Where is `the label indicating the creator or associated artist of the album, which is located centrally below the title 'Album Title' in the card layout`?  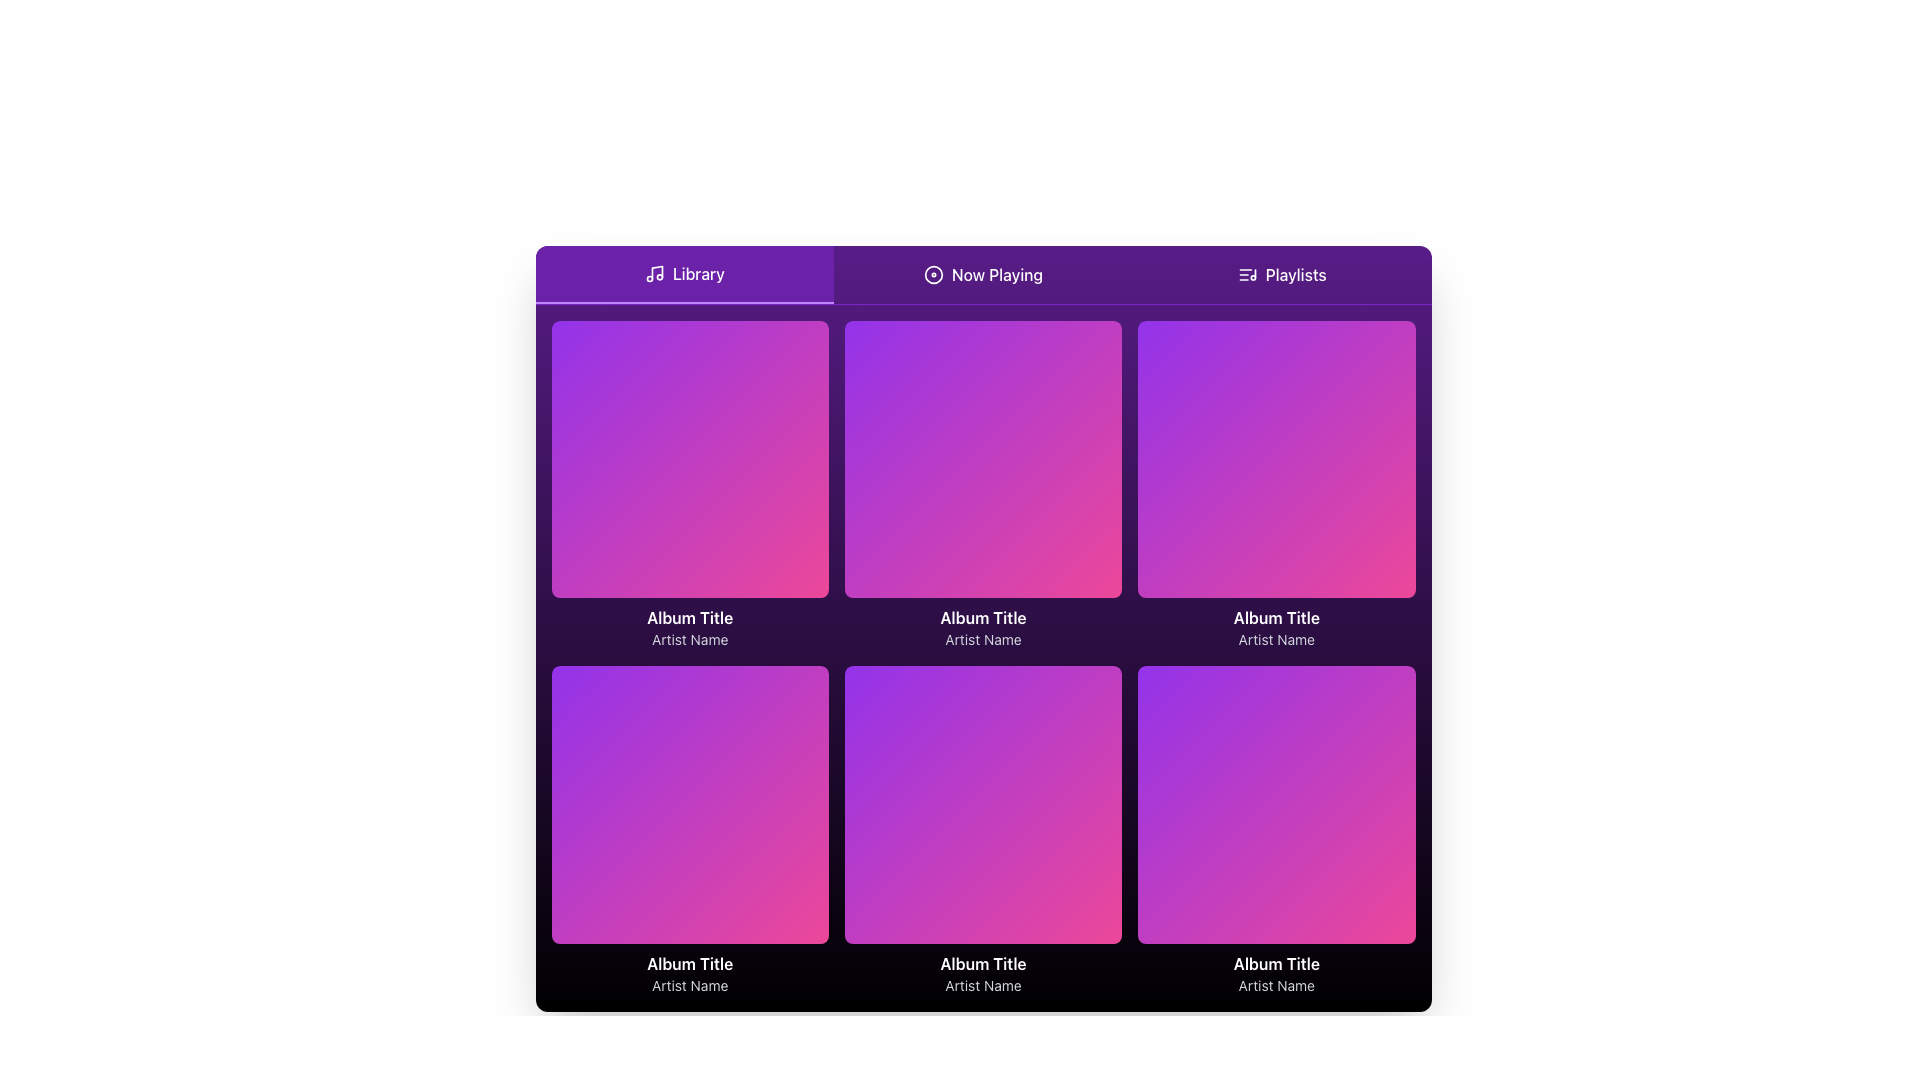 the label indicating the creator or associated artist of the album, which is located centrally below the title 'Album Title' in the card layout is located at coordinates (983, 640).